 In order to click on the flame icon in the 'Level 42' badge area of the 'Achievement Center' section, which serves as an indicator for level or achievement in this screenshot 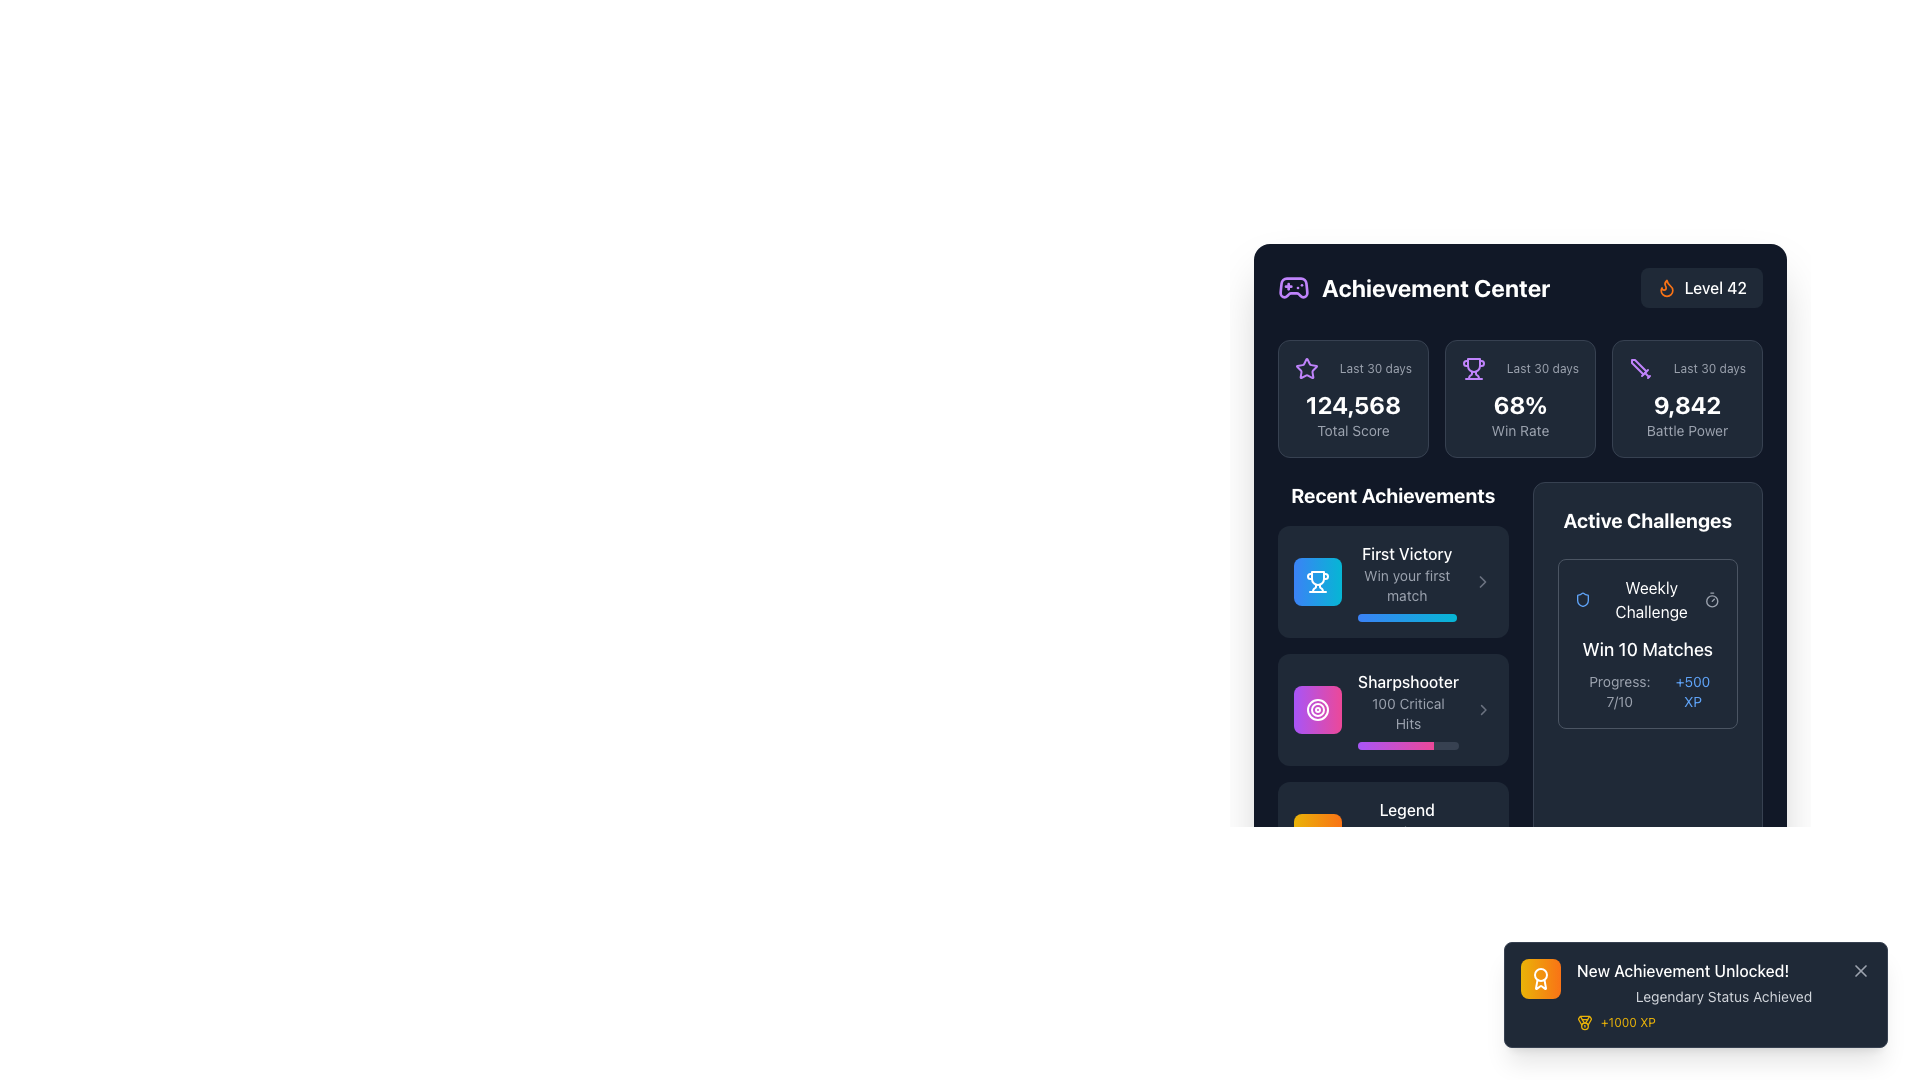, I will do `click(1666, 288)`.